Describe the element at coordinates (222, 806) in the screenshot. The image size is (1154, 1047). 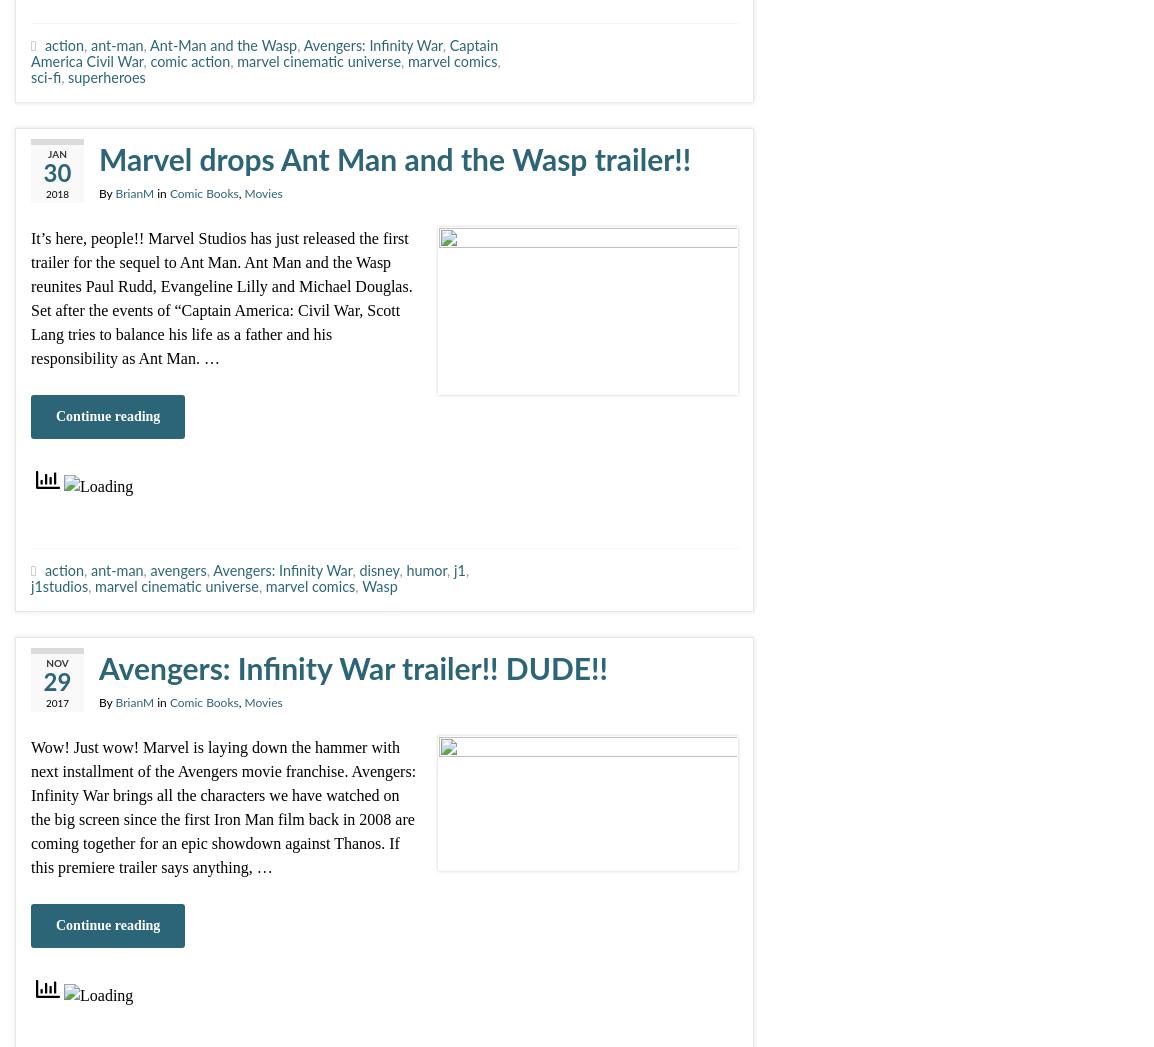
I see `'Wow! Just wow! Marvel is laying down the hammer with next installment of the Avengers movie franchise. Avengers: Infinity War brings all the characters we have watched on the big screen since the first Iron Man film back in 2008 are coming together for an epic showdown against Thanos. If this premiere trailer says anything, …'` at that location.